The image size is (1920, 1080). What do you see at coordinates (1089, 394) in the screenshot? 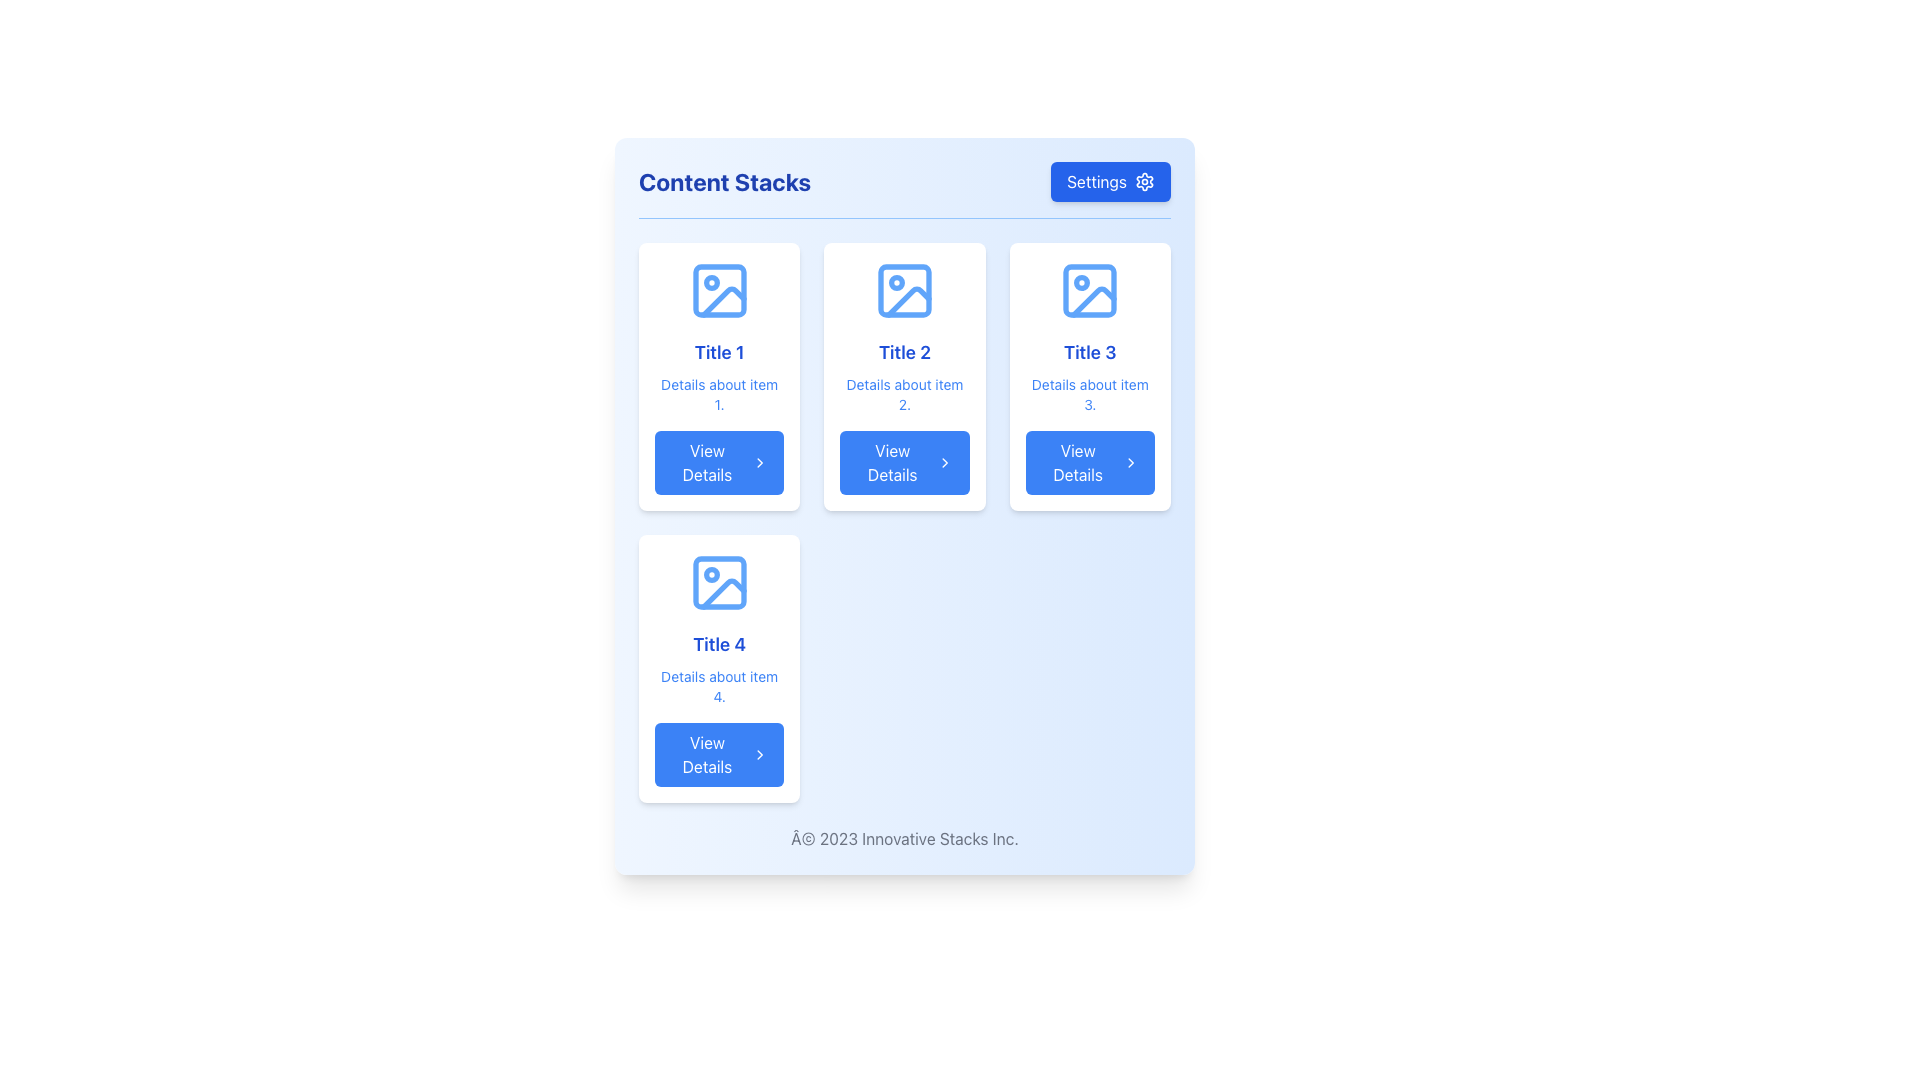
I see `the text element displaying 'Details about item 3.' which is located in the center of the card labeled 'Title 3' in the grid layout` at bounding box center [1089, 394].